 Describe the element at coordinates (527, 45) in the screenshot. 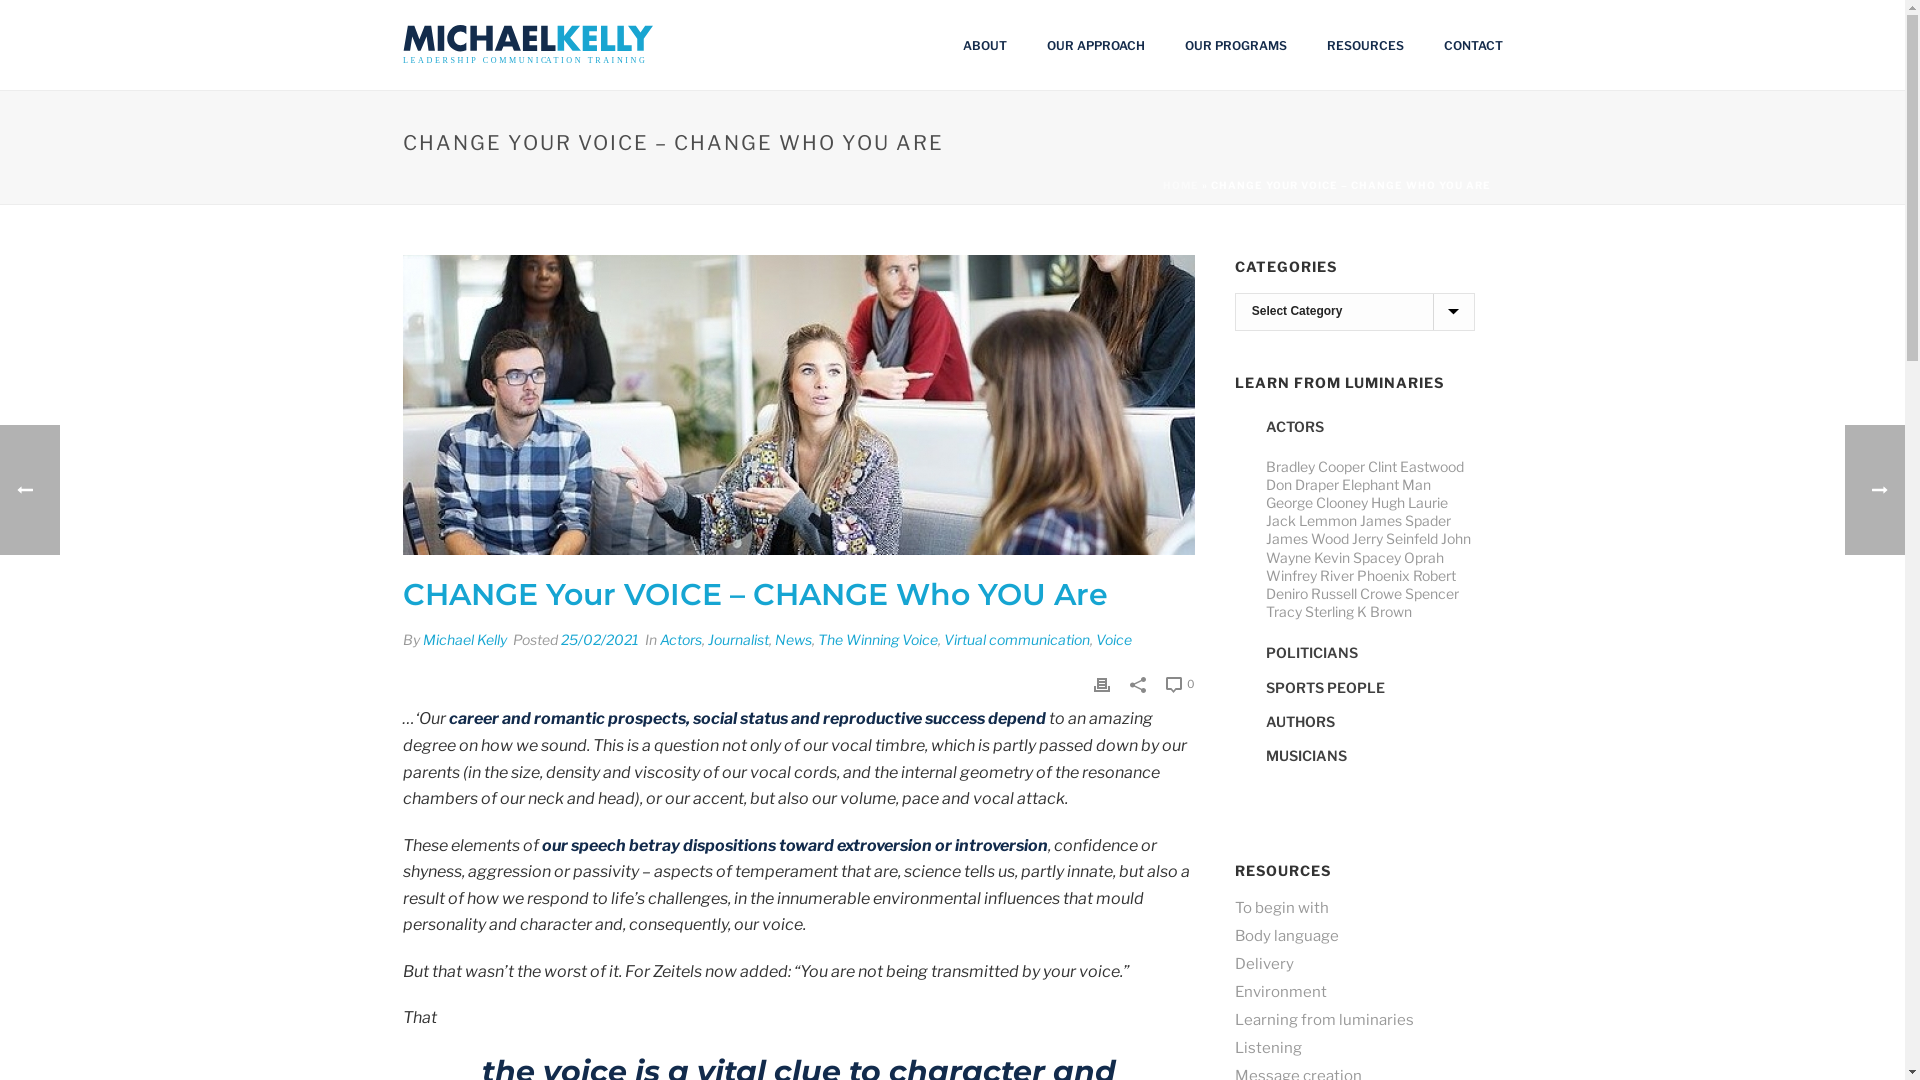

I see `'Leadership Communication Training'` at that location.